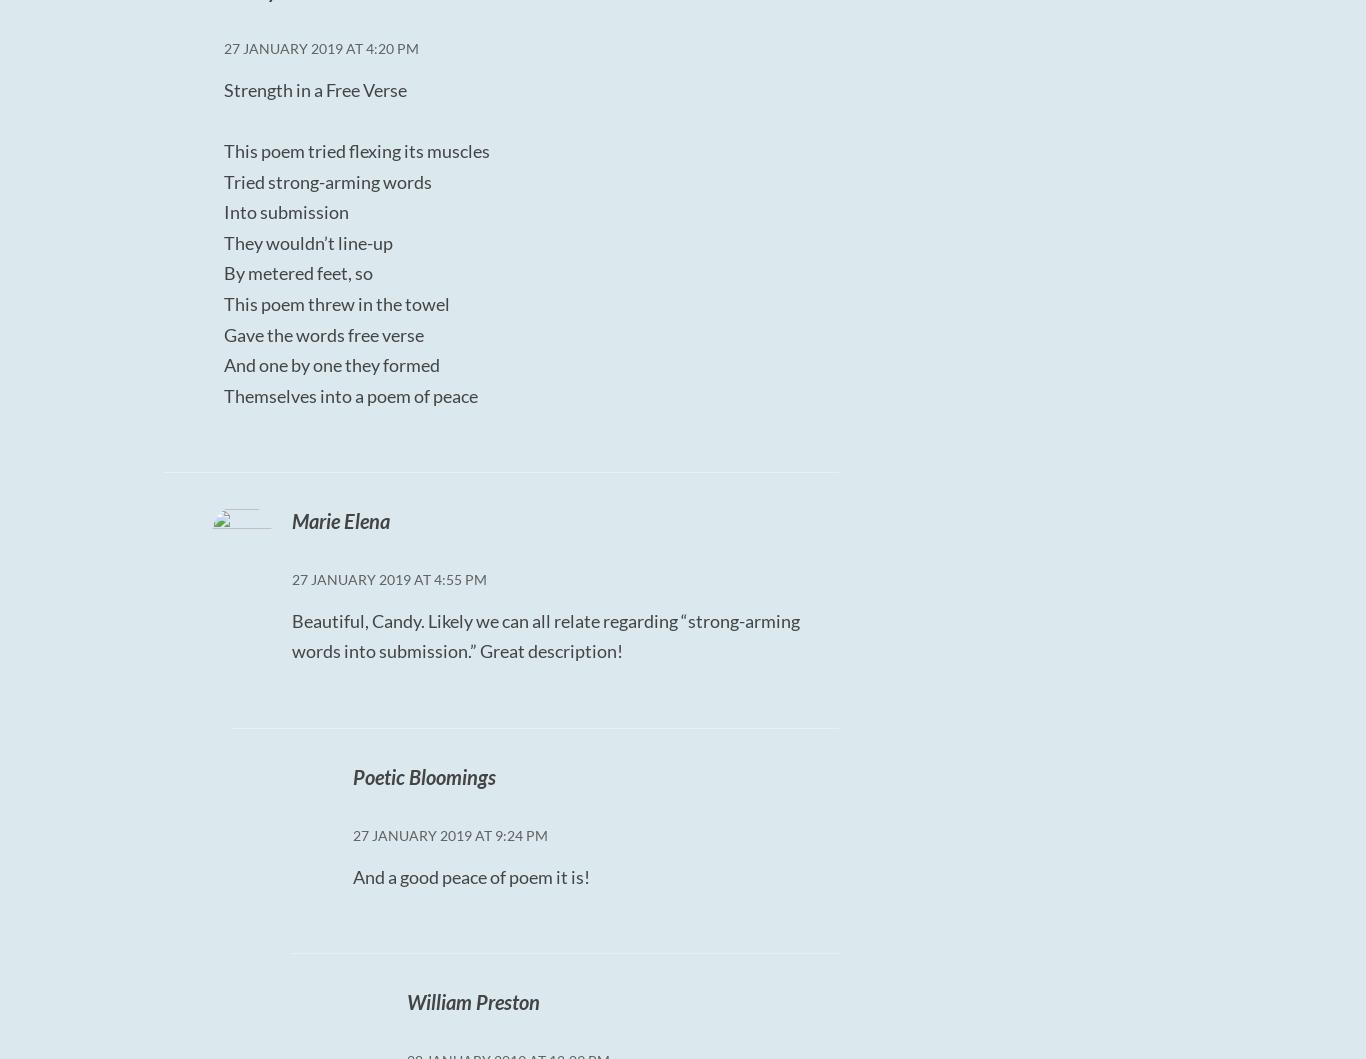 This screenshot has width=1366, height=1059. I want to click on '27 January 2019 at 4:55 PM', so click(387, 578).